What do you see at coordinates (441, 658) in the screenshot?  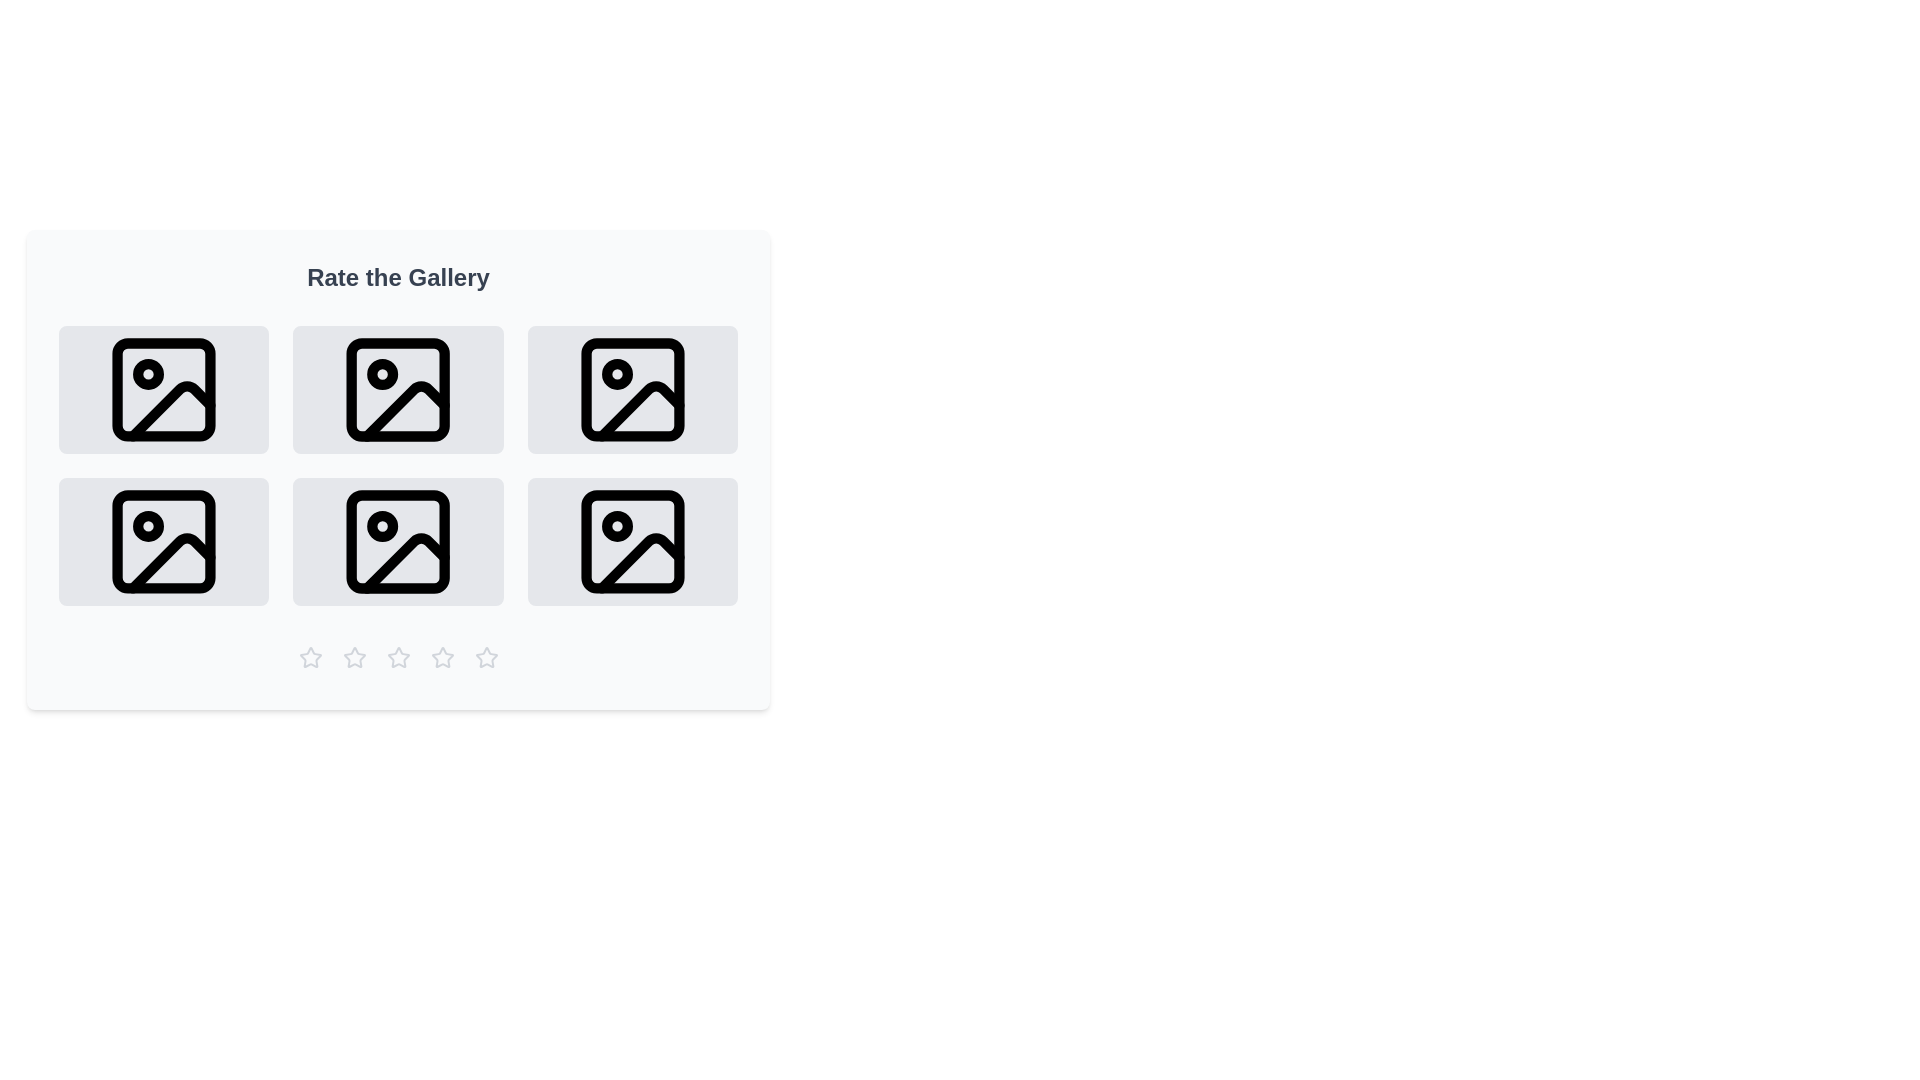 I see `the star rating button corresponding to 4 stars` at bounding box center [441, 658].